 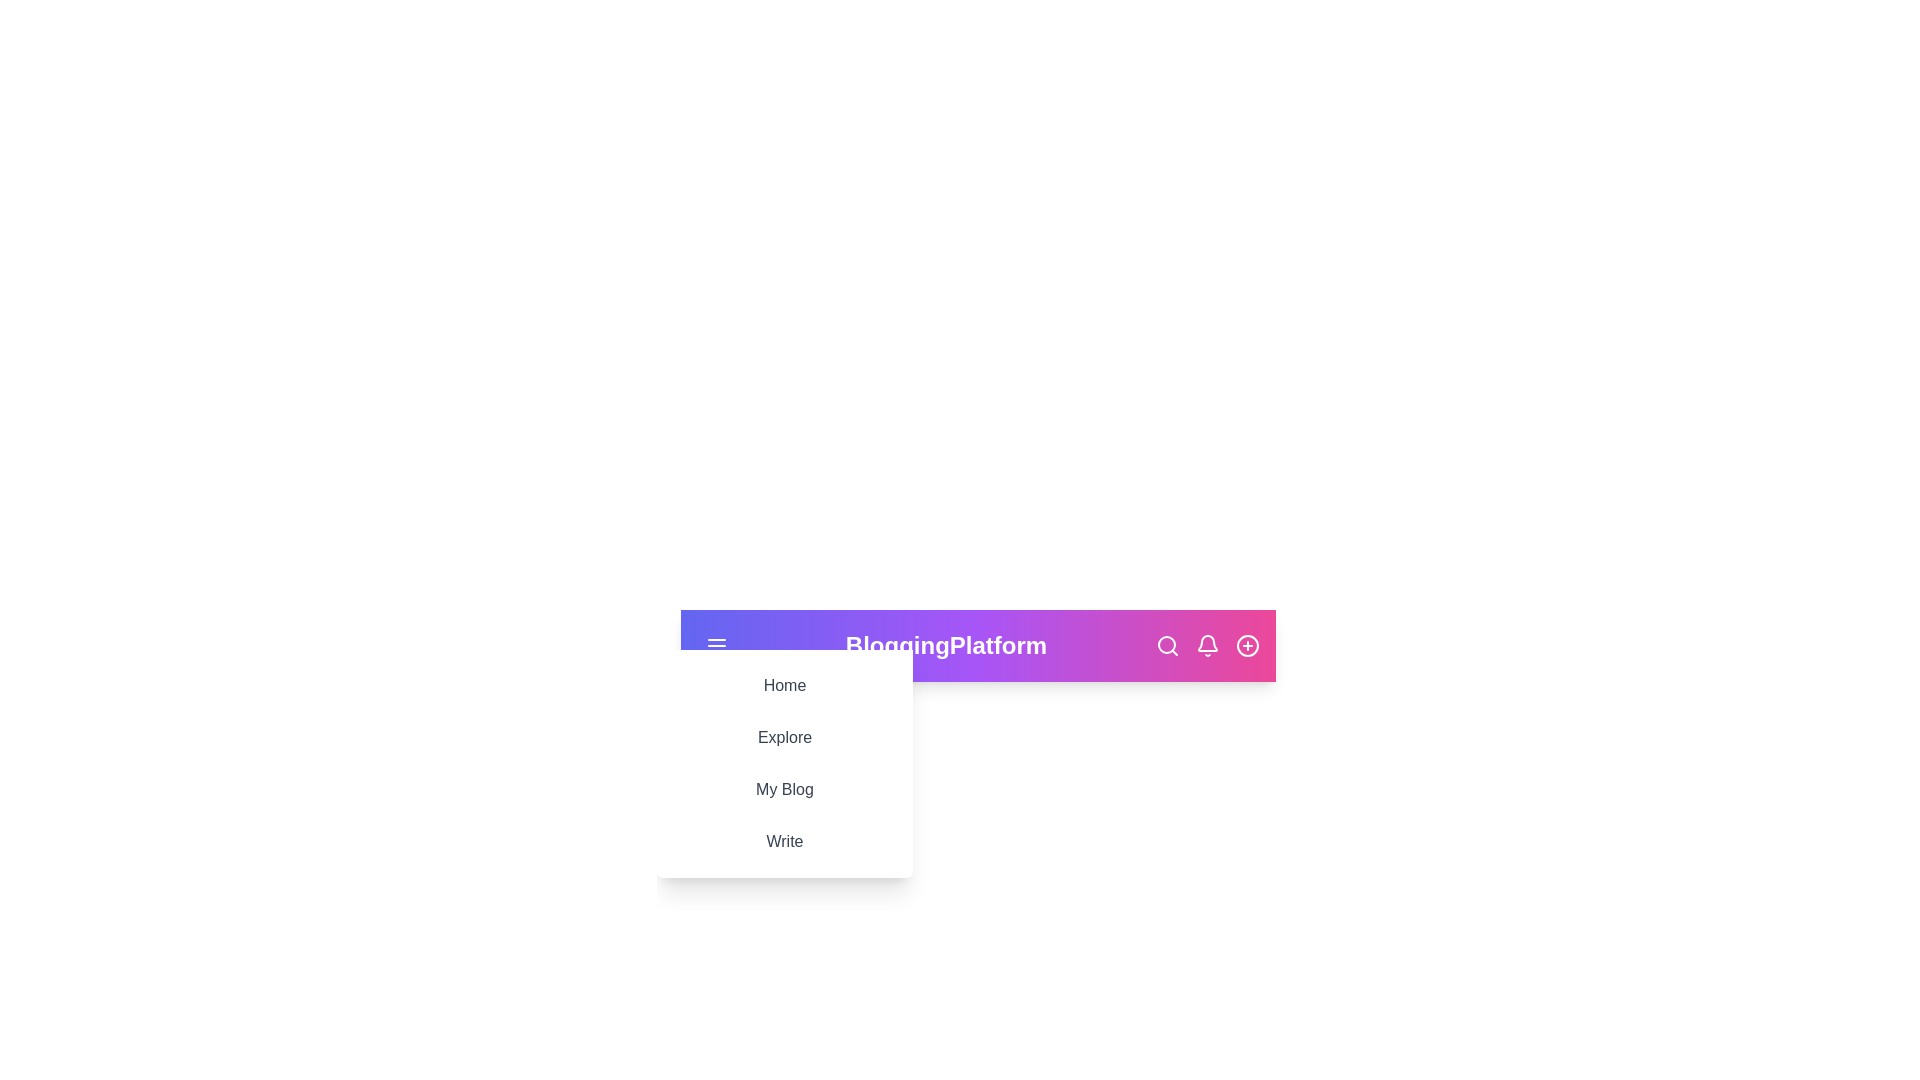 I want to click on the menu option Home from the sidebar, so click(x=784, y=685).